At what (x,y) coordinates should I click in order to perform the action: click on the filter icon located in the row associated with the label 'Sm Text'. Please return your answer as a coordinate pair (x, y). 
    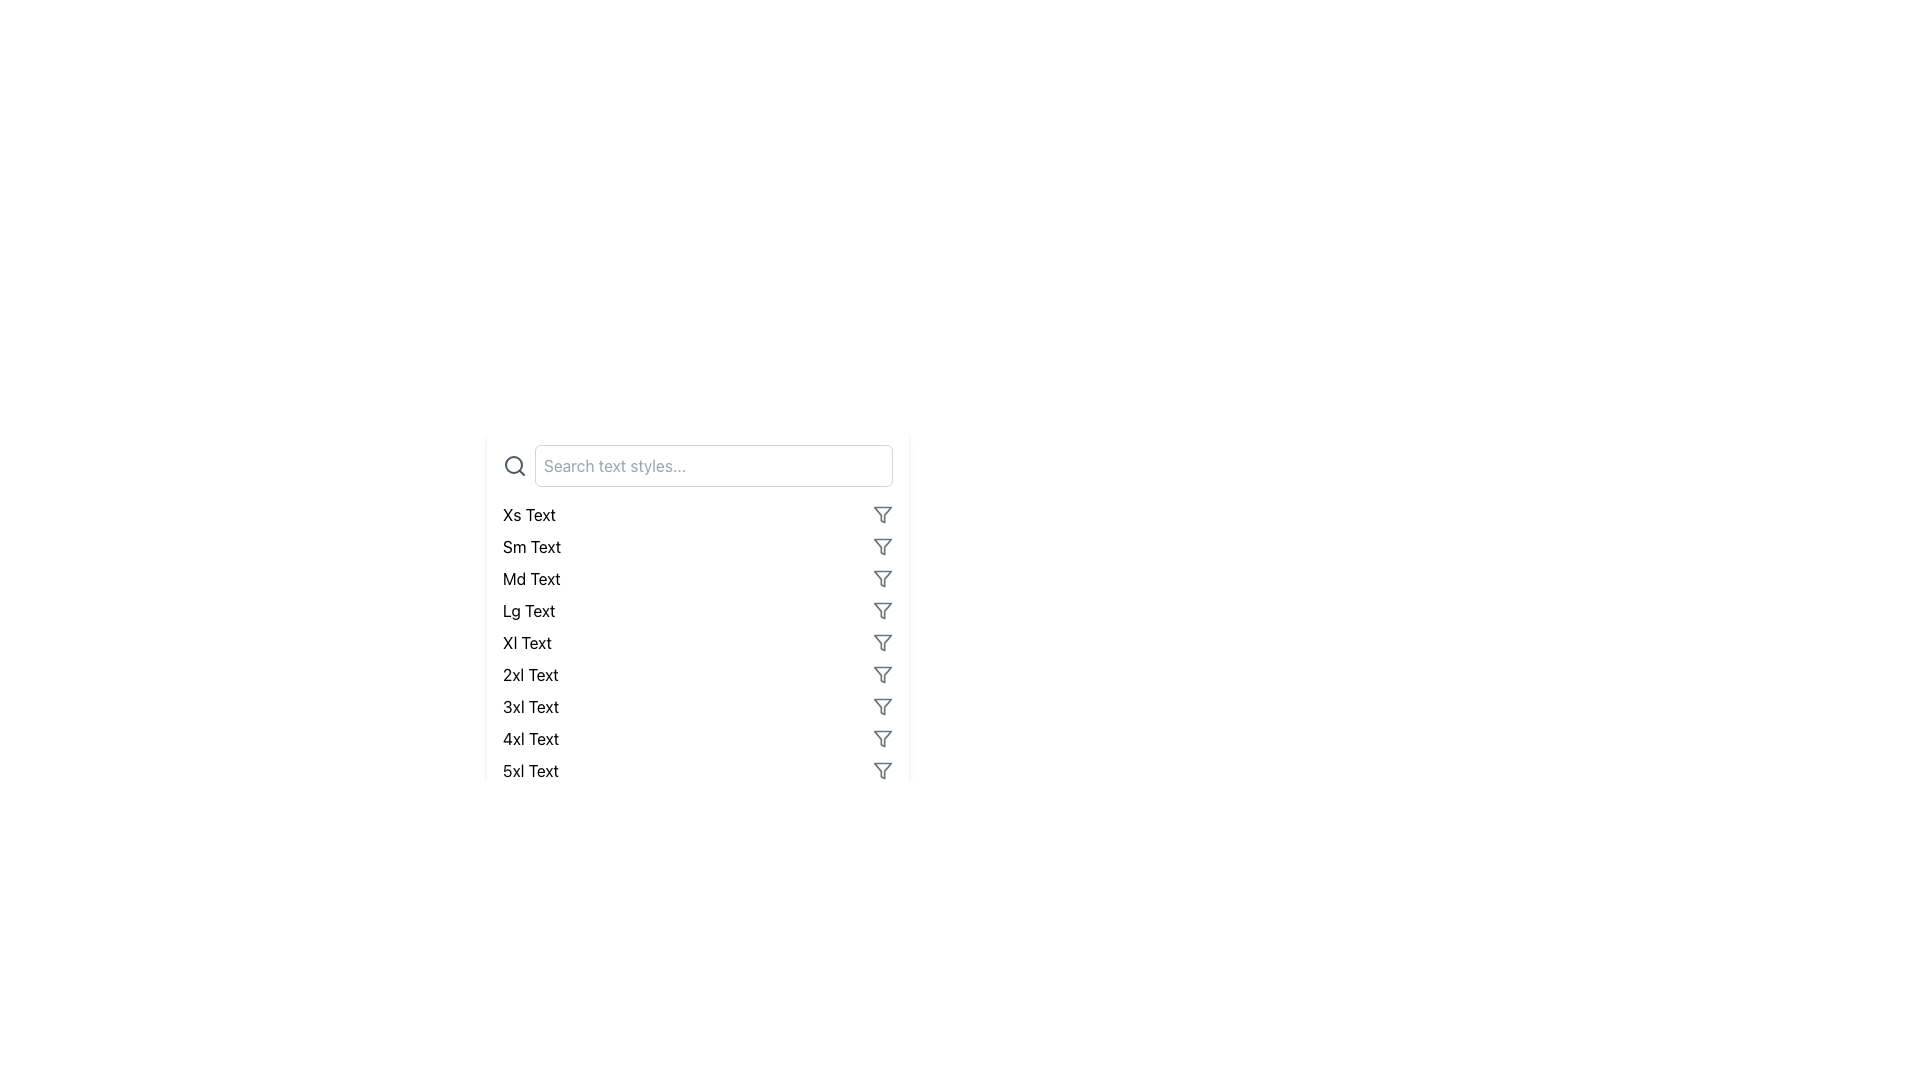
    Looking at the image, I should click on (882, 547).